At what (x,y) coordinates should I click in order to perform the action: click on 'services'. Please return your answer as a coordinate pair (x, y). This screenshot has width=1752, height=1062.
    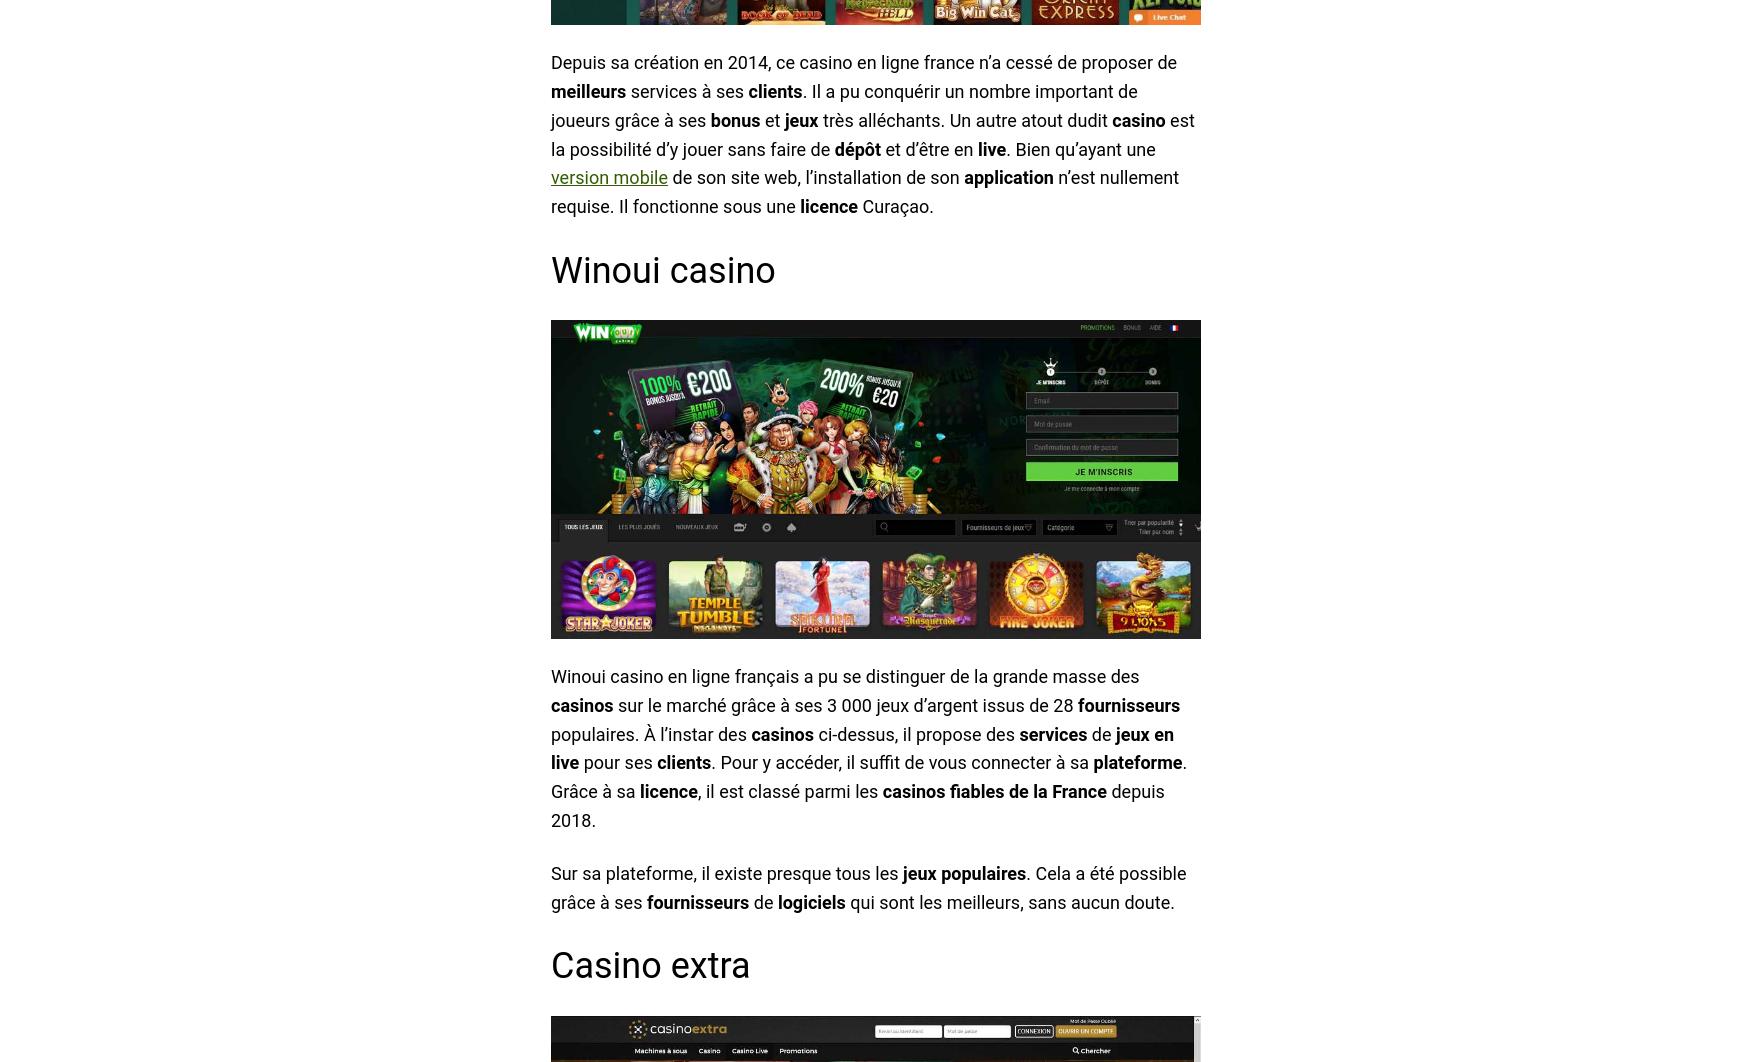
    Looking at the image, I should click on (1052, 733).